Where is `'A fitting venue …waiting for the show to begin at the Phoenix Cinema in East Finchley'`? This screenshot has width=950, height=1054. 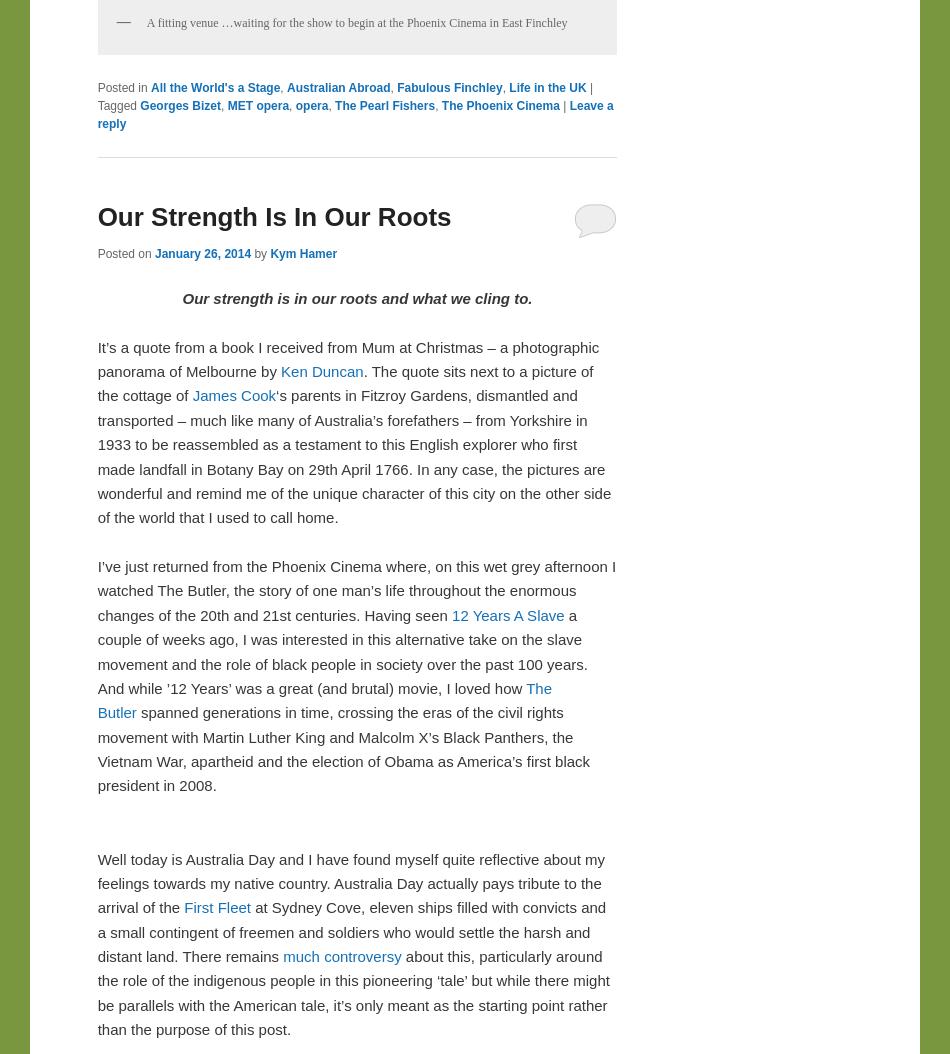
'A fitting venue …waiting for the show to begin at the Phoenix Cinema in East Finchley' is located at coordinates (355, 22).